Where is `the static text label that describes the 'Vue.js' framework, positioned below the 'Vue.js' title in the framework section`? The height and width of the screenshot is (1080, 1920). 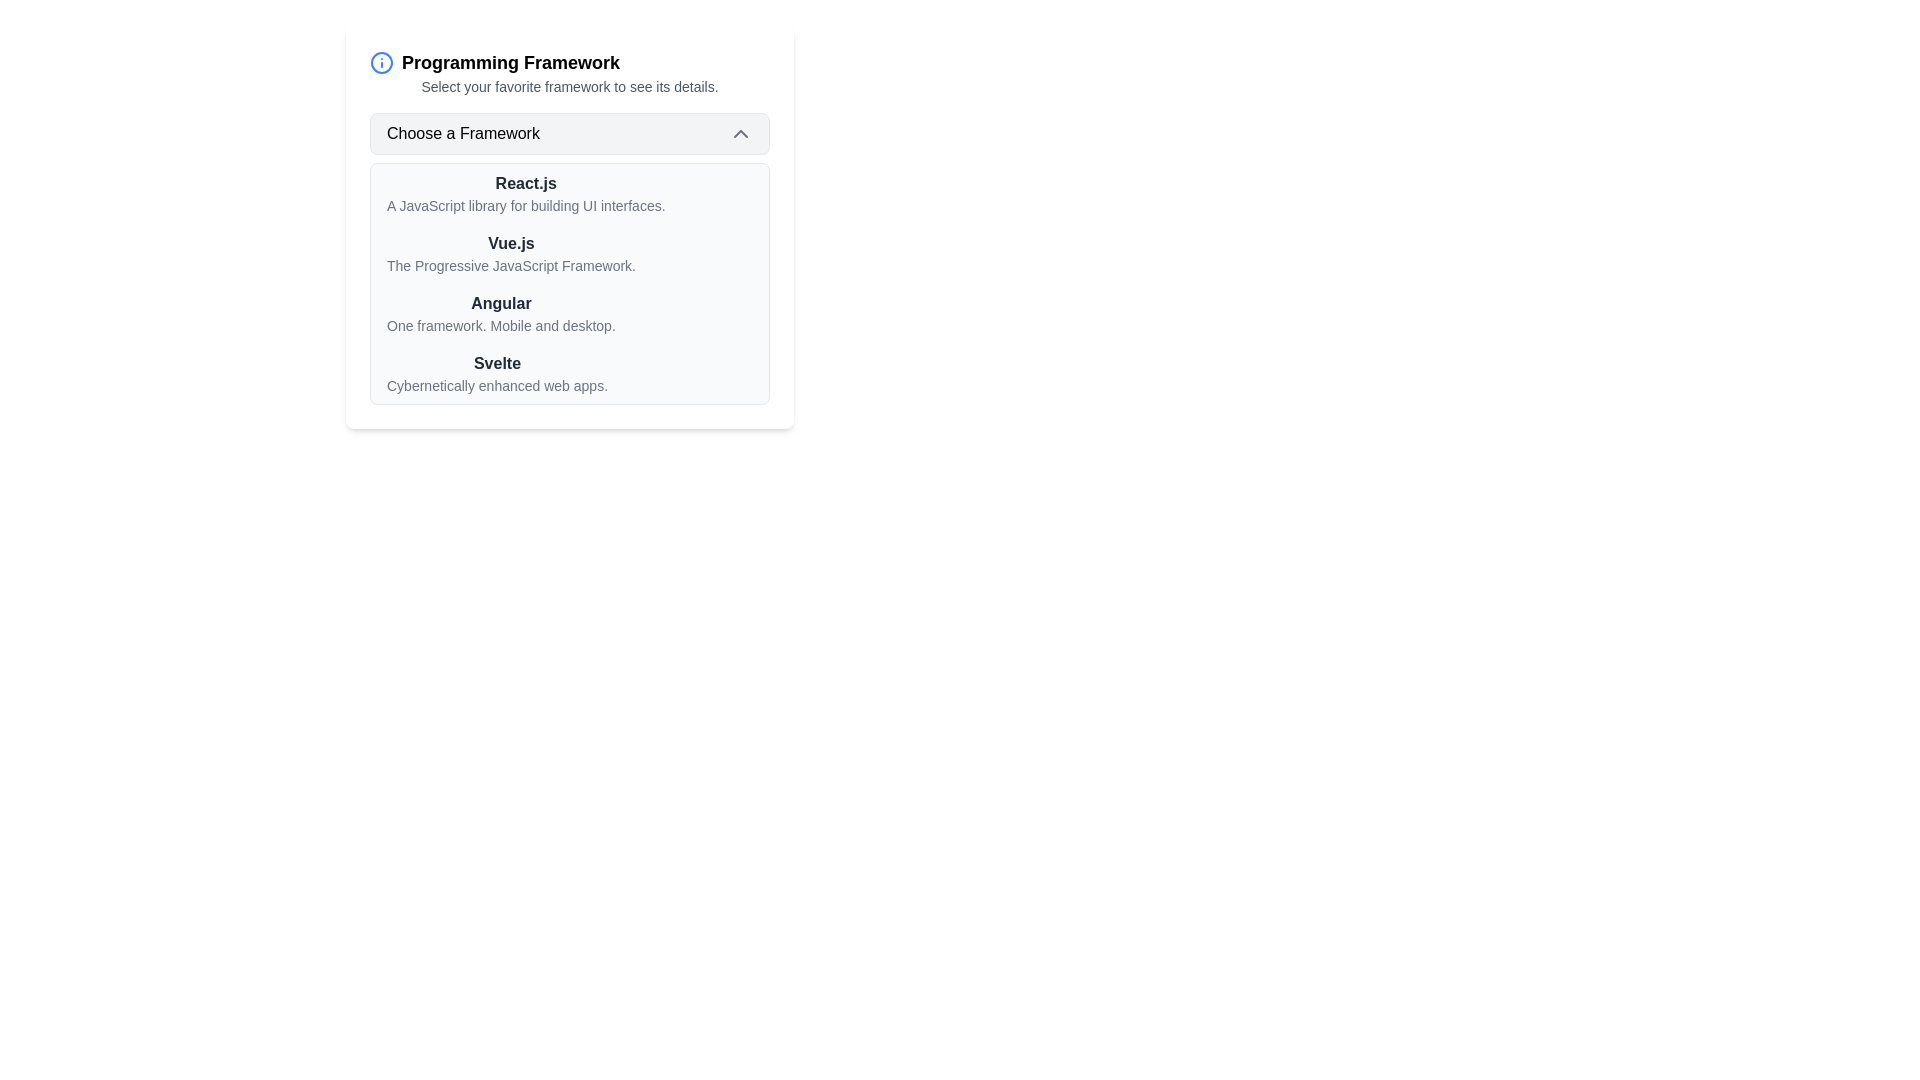
the static text label that describes the 'Vue.js' framework, positioned below the 'Vue.js' title in the framework section is located at coordinates (511, 265).